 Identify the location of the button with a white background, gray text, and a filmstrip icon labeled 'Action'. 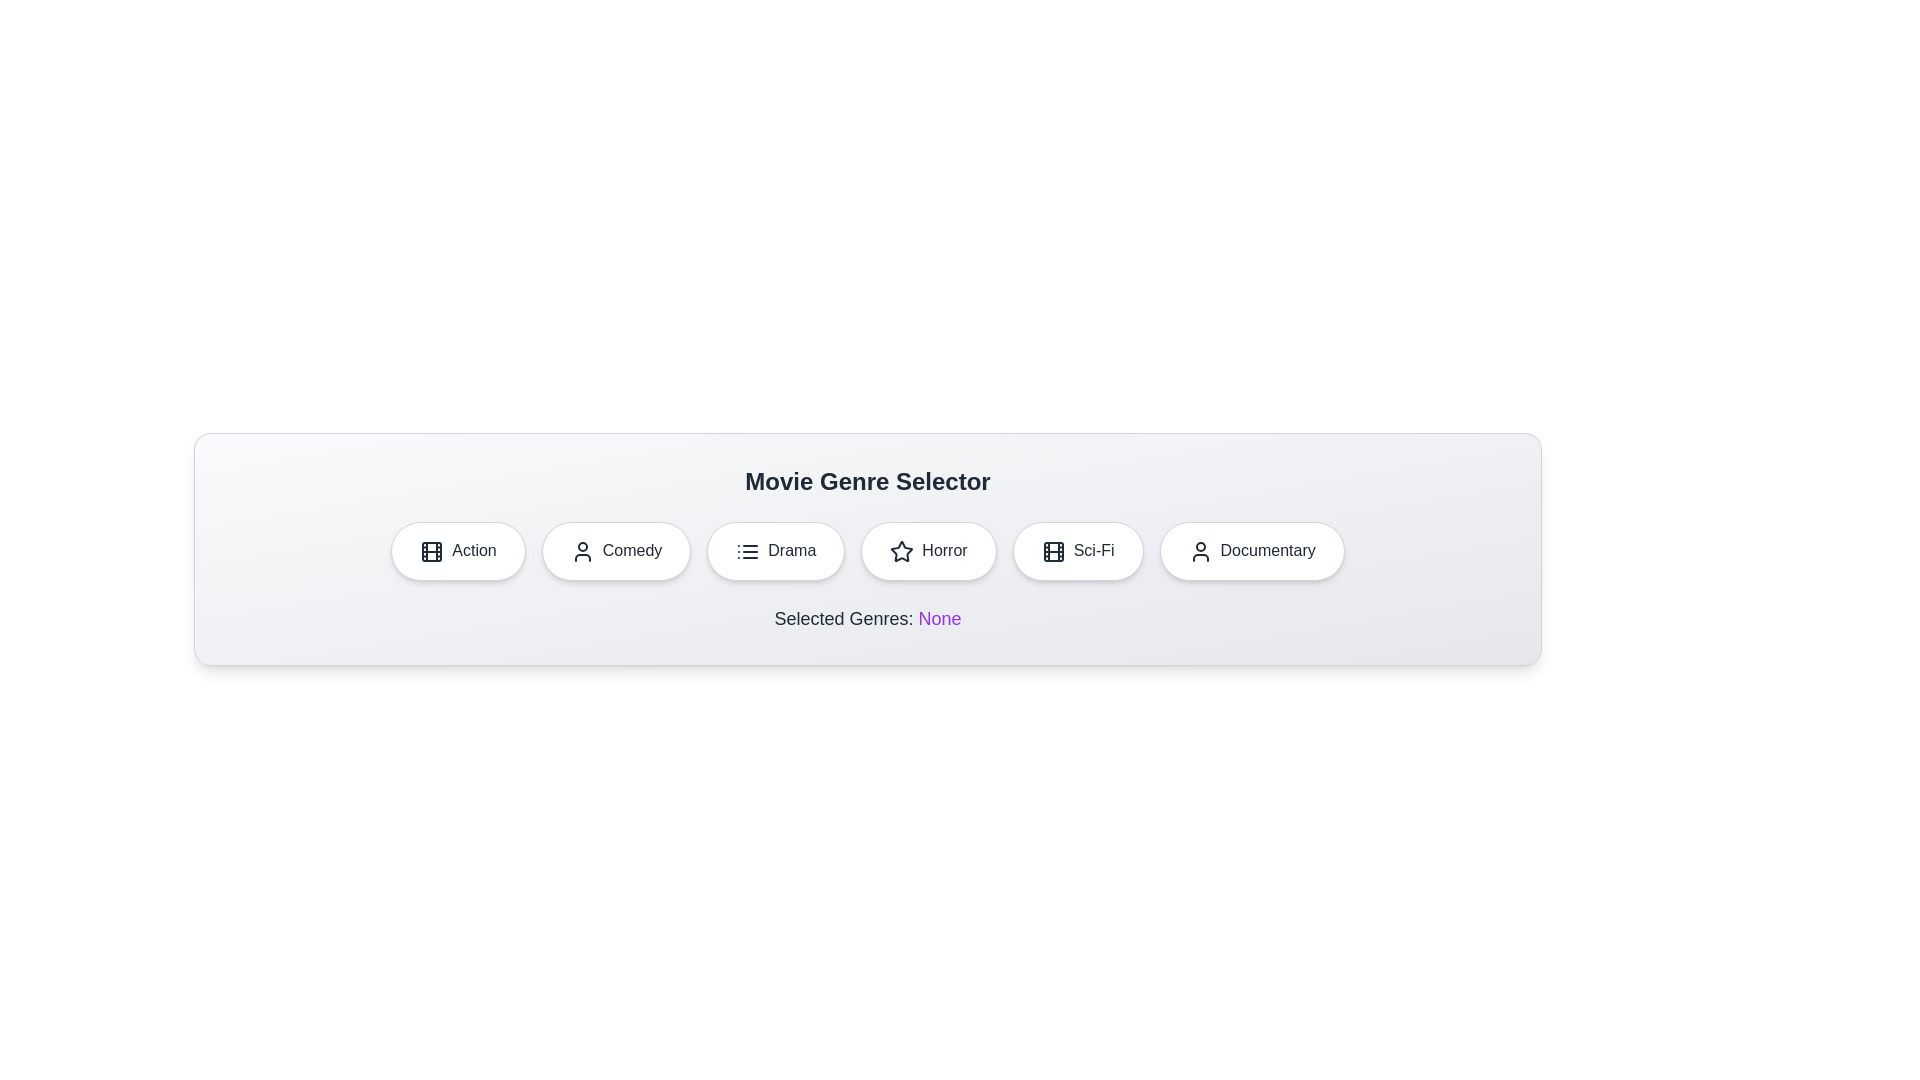
(457, 551).